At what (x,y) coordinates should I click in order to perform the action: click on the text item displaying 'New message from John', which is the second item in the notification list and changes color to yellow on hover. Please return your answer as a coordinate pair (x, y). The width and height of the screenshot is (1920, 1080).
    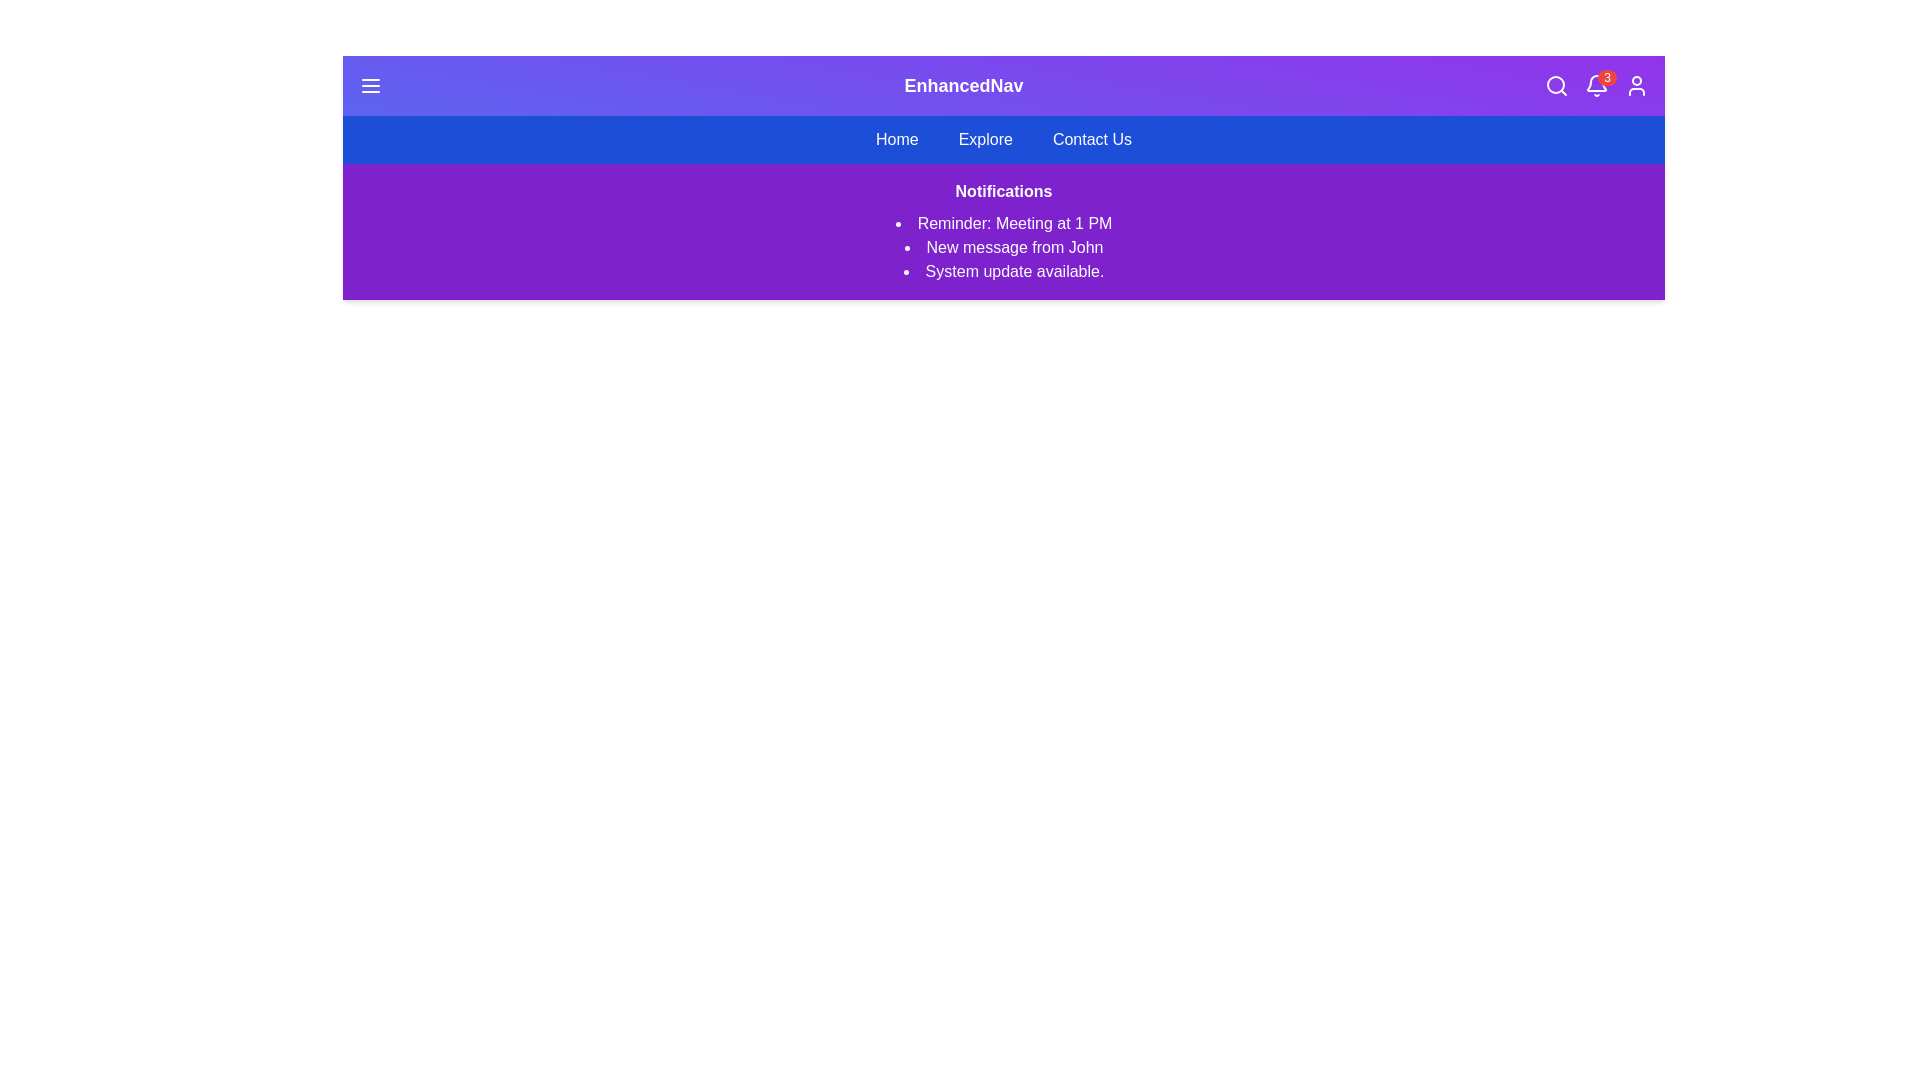
    Looking at the image, I should click on (1003, 246).